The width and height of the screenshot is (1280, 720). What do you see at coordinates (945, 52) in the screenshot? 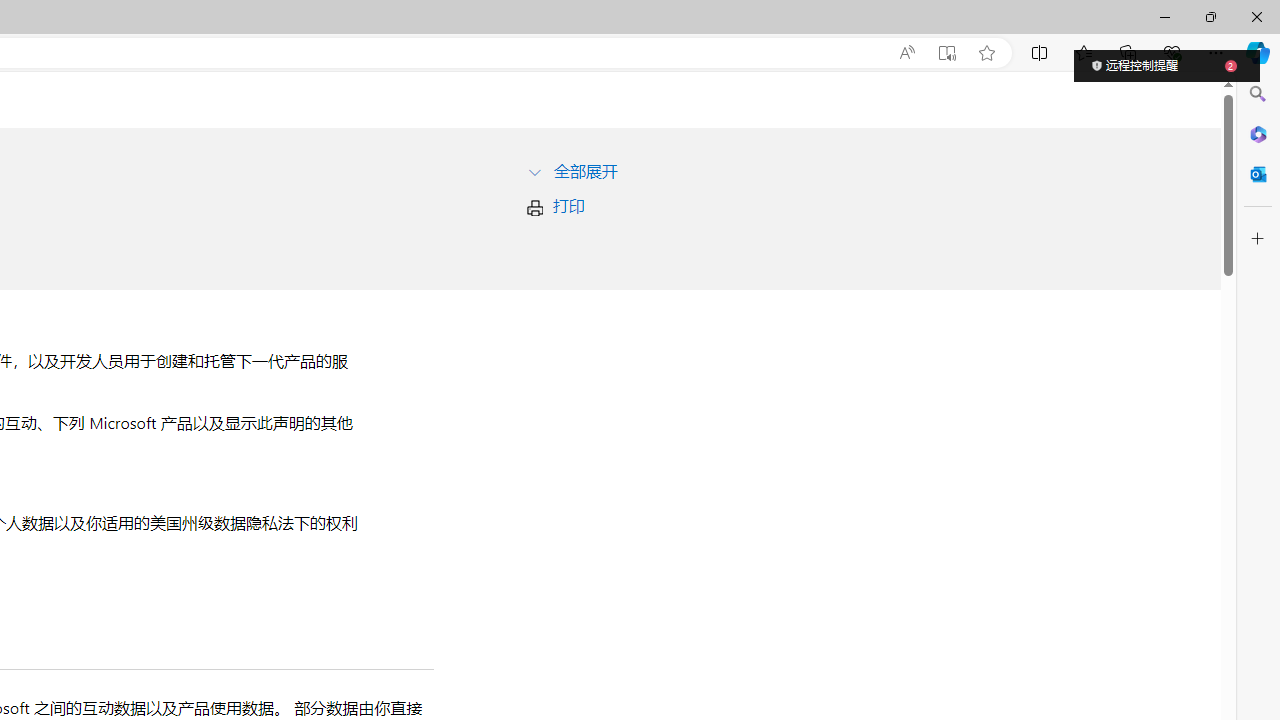
I see `'Enter Immersive Reader (F9)'` at bounding box center [945, 52].